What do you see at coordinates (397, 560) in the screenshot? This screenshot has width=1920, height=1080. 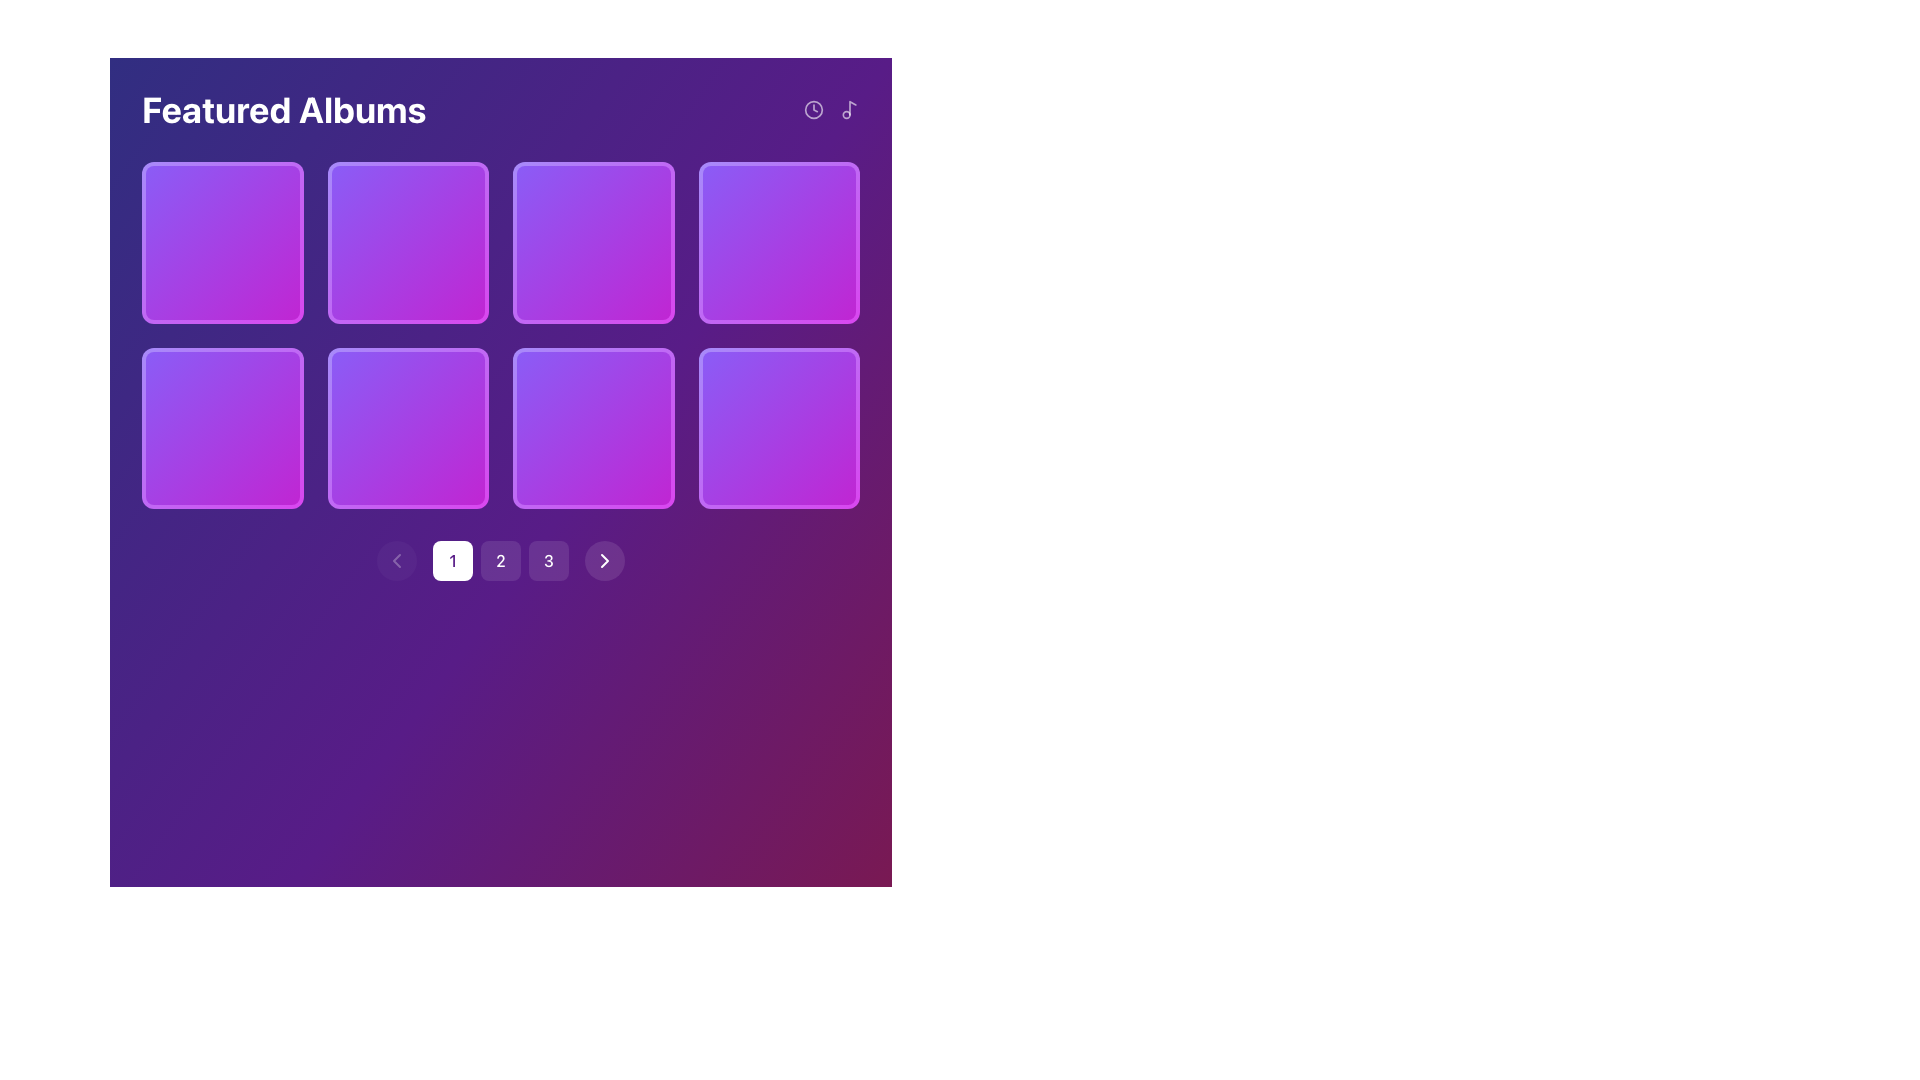 I see `the button located at the bottom of the grid of panels, which navigates to the previous set of items in the pagination context` at bounding box center [397, 560].